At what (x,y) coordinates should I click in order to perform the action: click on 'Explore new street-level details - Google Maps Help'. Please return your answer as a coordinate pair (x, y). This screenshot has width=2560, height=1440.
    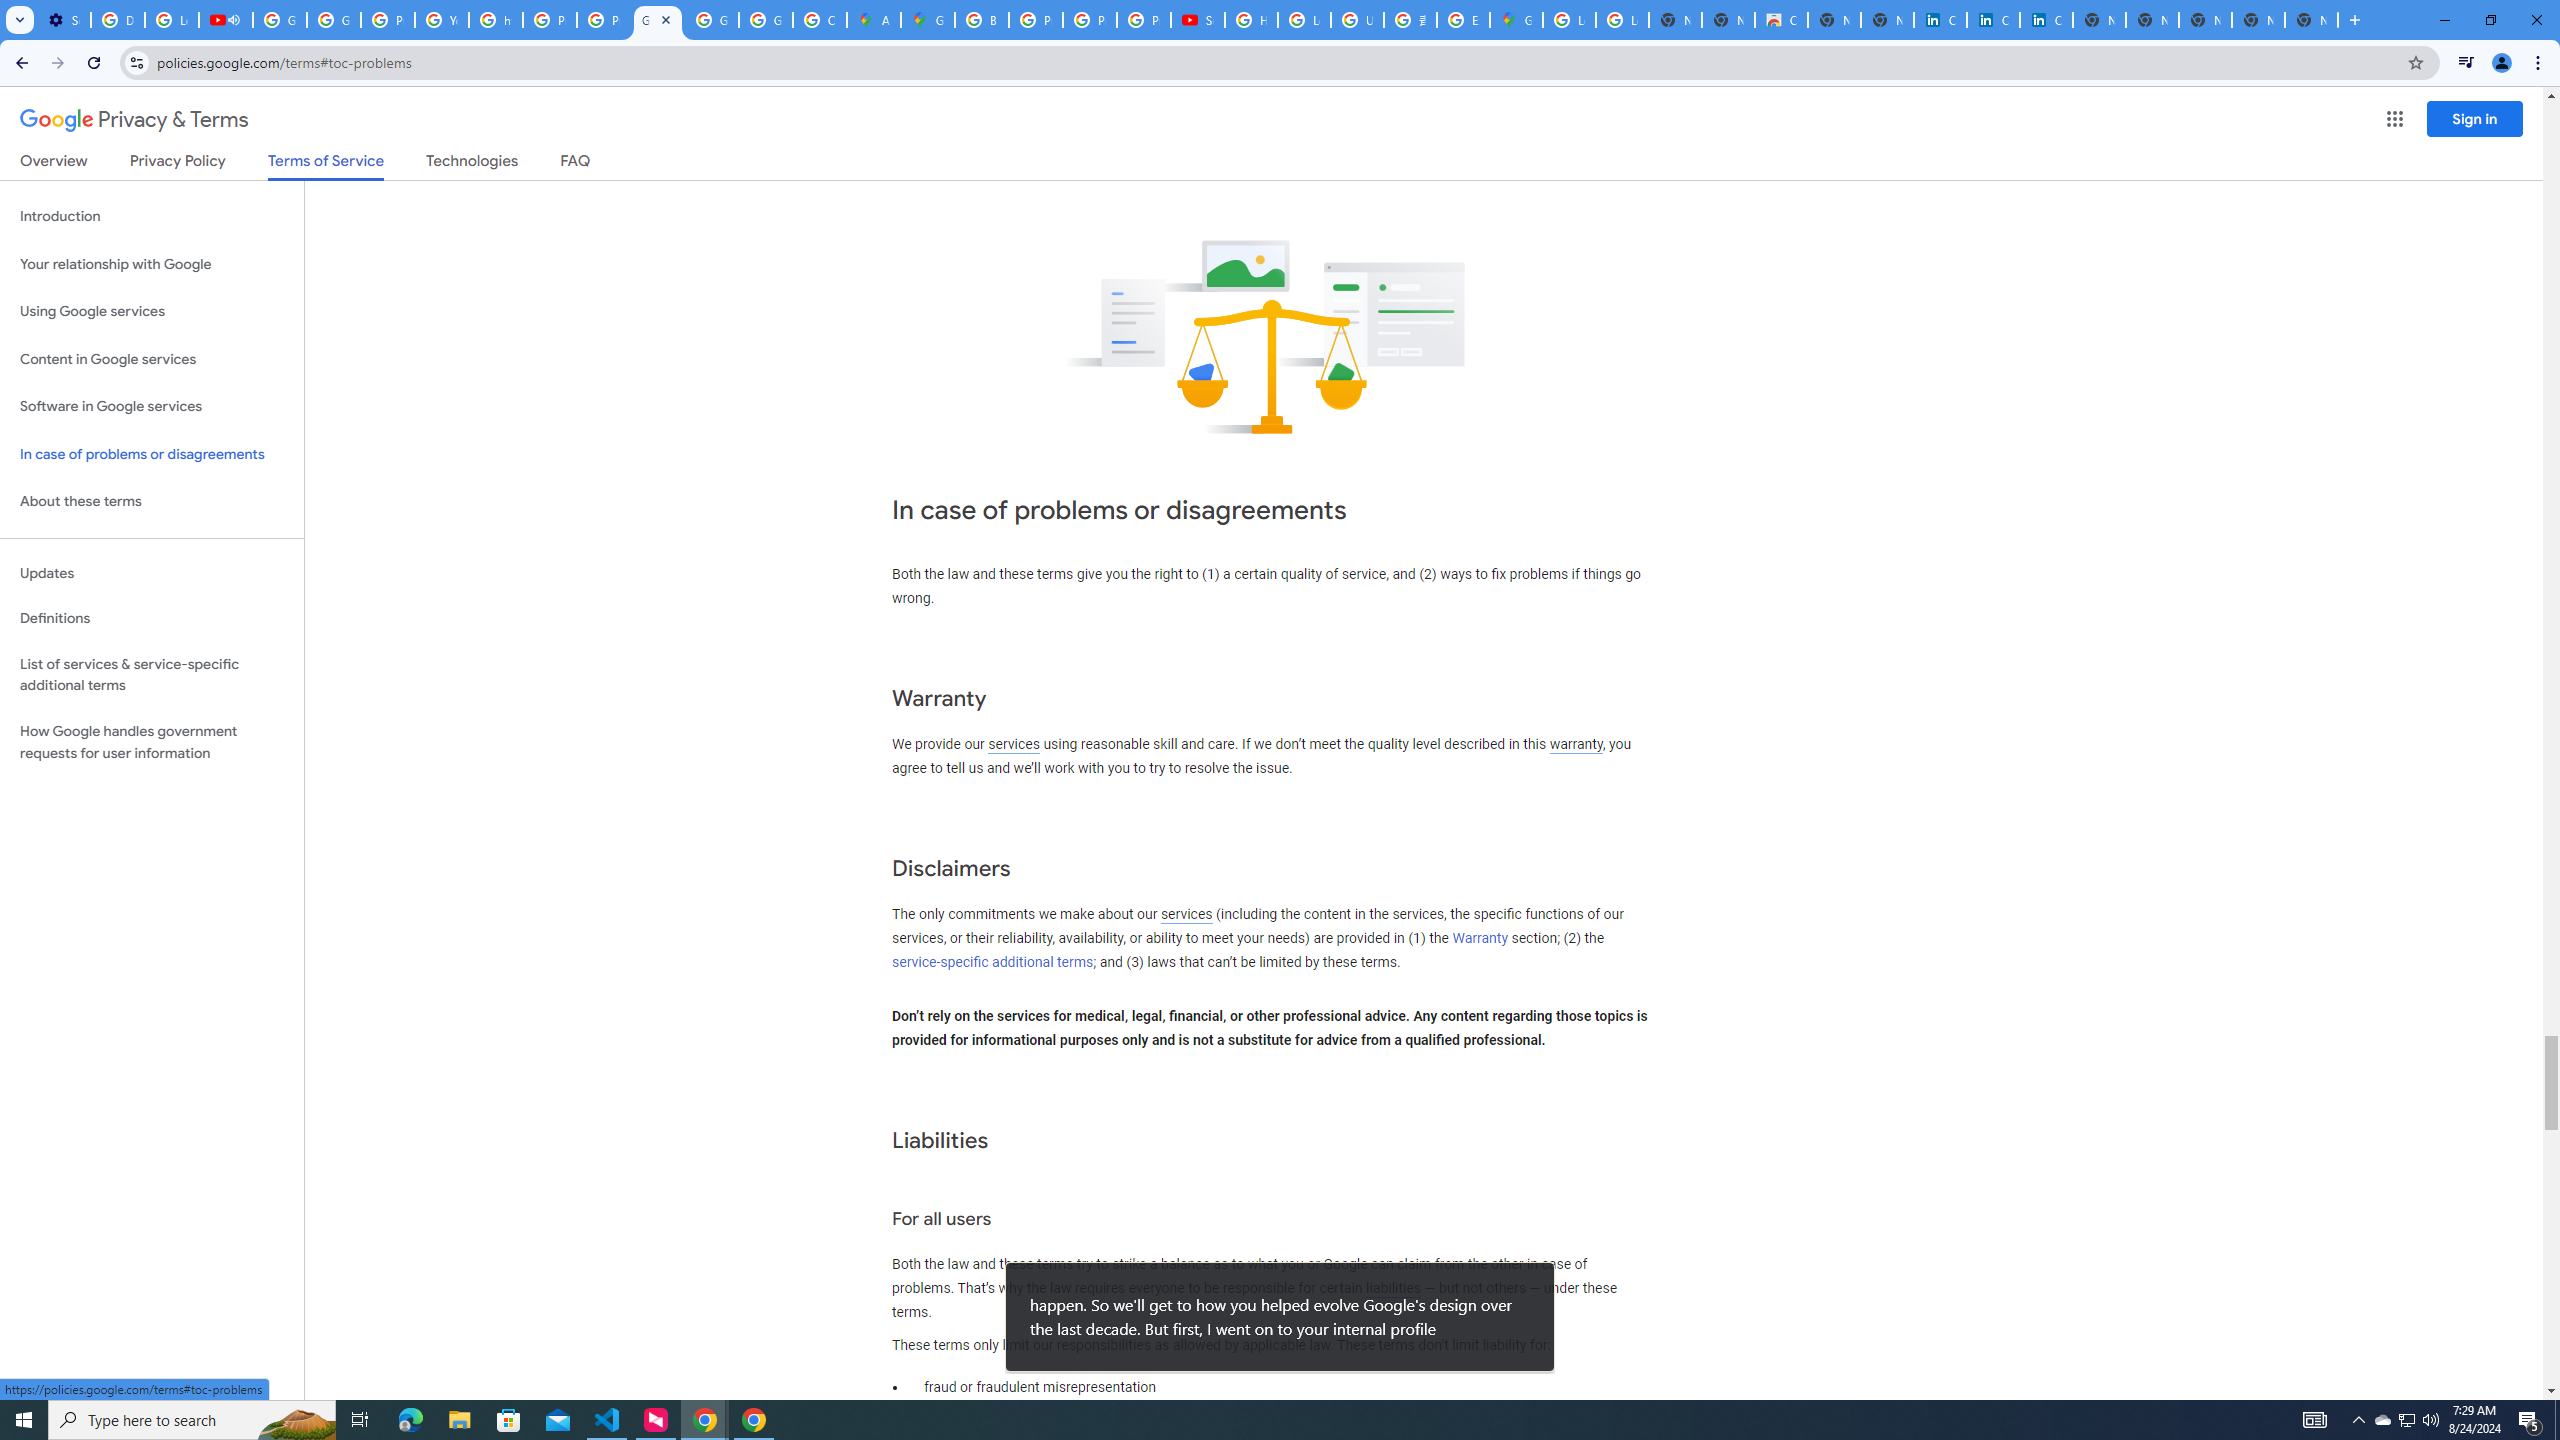
    Looking at the image, I should click on (1463, 19).